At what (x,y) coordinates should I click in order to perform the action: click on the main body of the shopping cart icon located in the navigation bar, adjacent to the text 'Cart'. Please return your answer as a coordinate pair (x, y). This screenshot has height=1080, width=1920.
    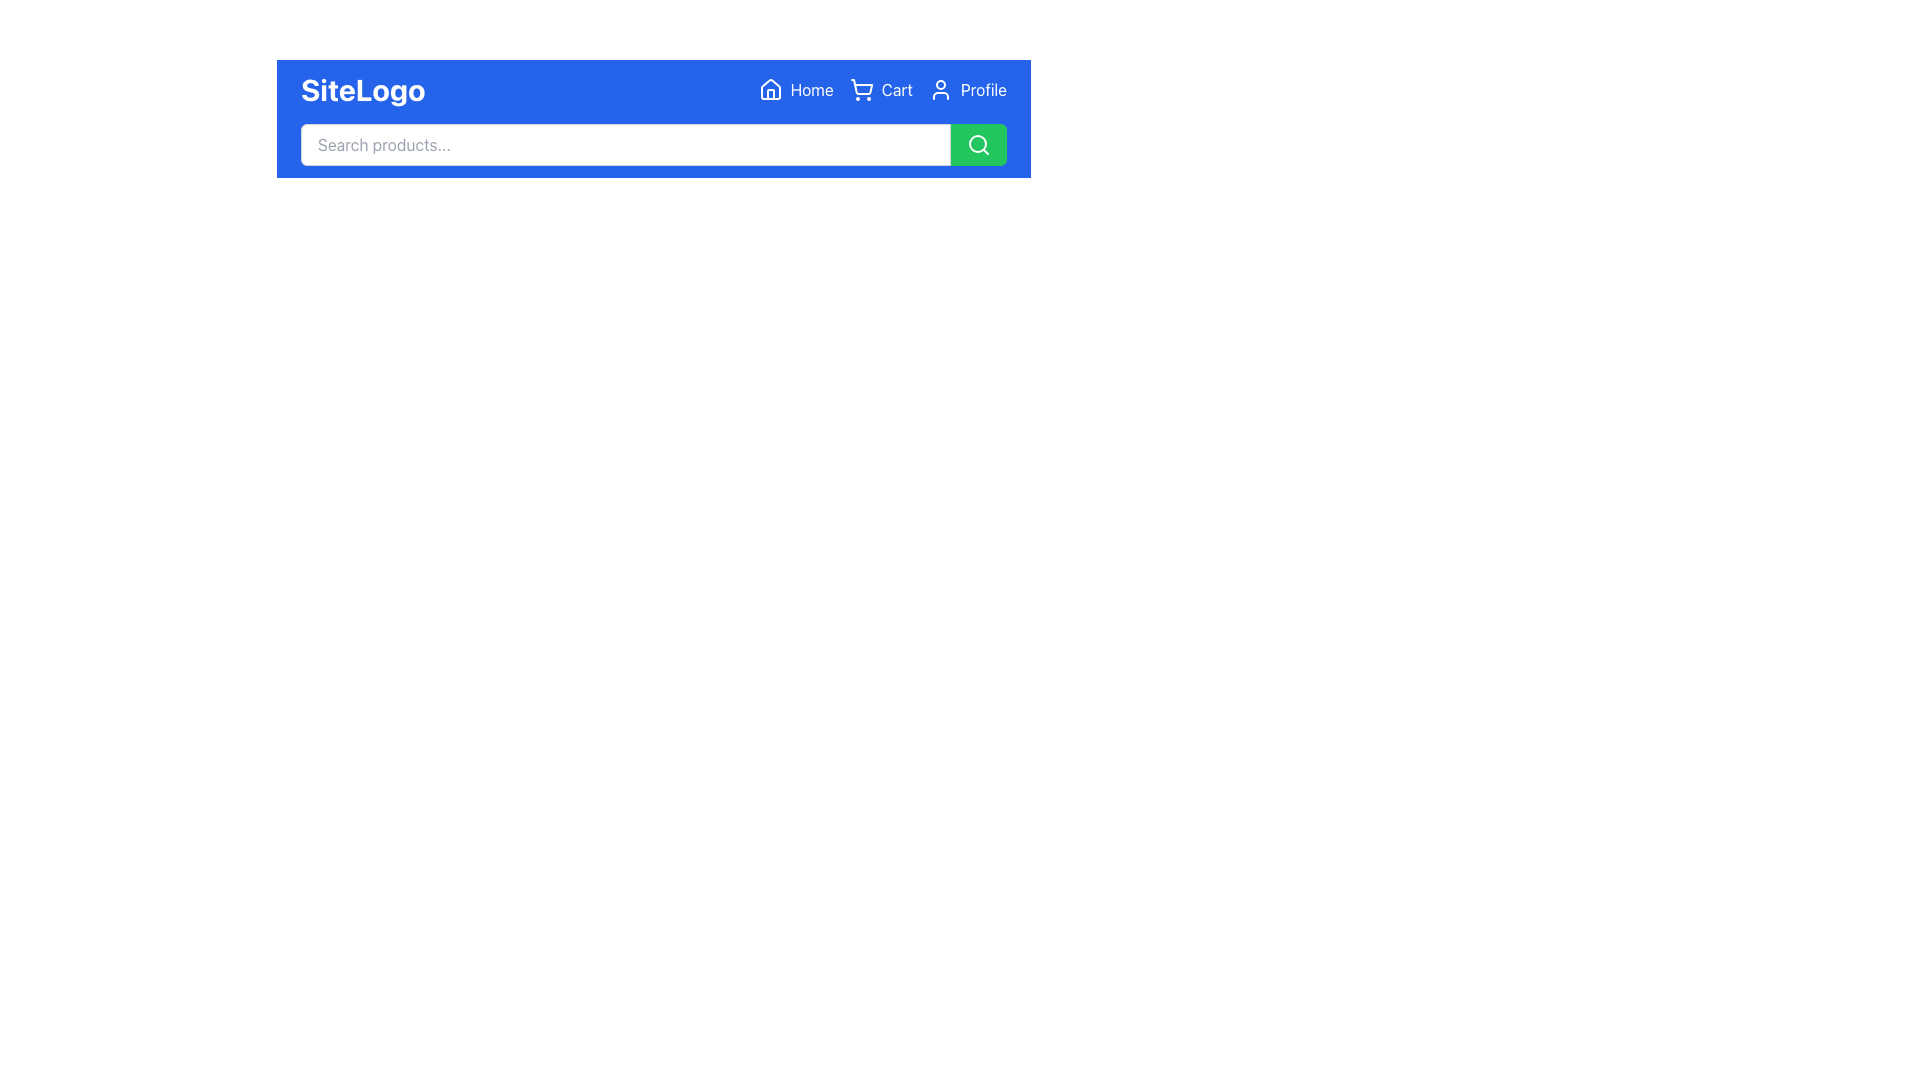
    Looking at the image, I should click on (861, 86).